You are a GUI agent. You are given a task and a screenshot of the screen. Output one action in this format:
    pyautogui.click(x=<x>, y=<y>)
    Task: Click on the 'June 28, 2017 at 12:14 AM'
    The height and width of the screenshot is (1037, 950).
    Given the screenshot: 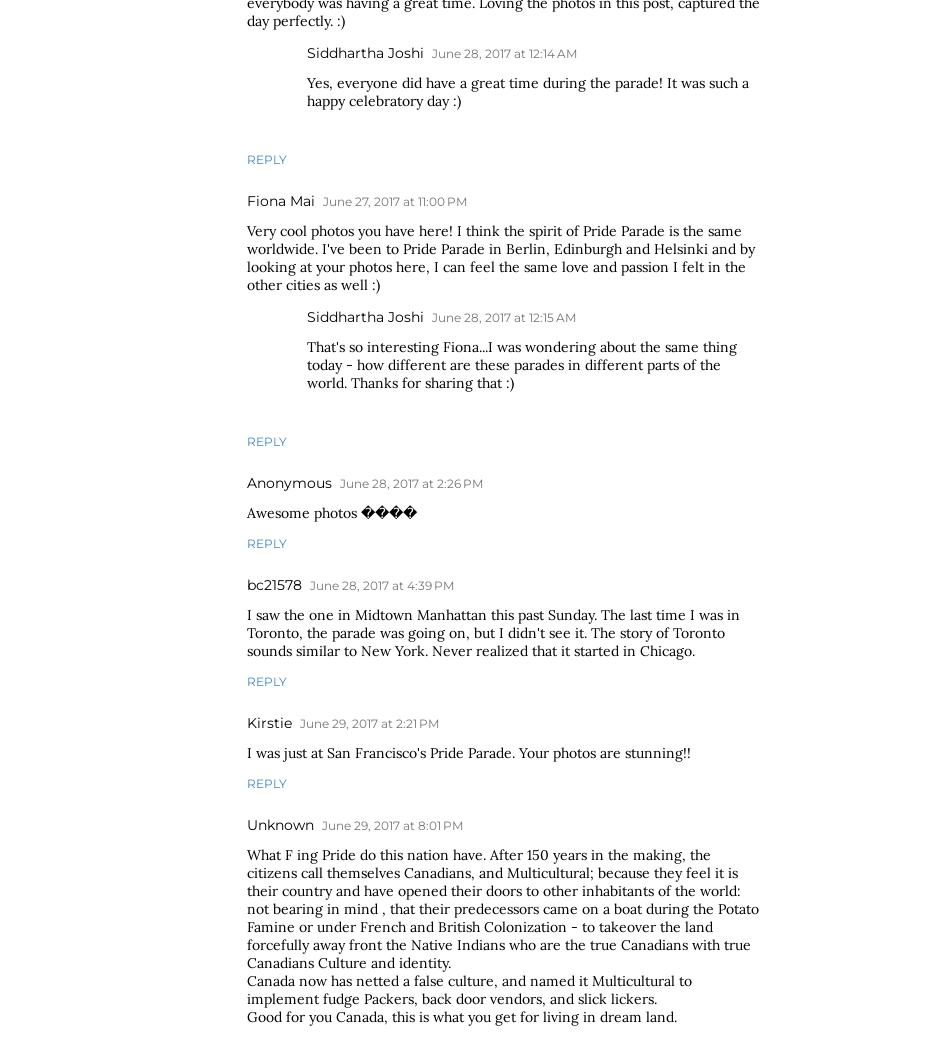 What is the action you would take?
    pyautogui.click(x=430, y=52)
    